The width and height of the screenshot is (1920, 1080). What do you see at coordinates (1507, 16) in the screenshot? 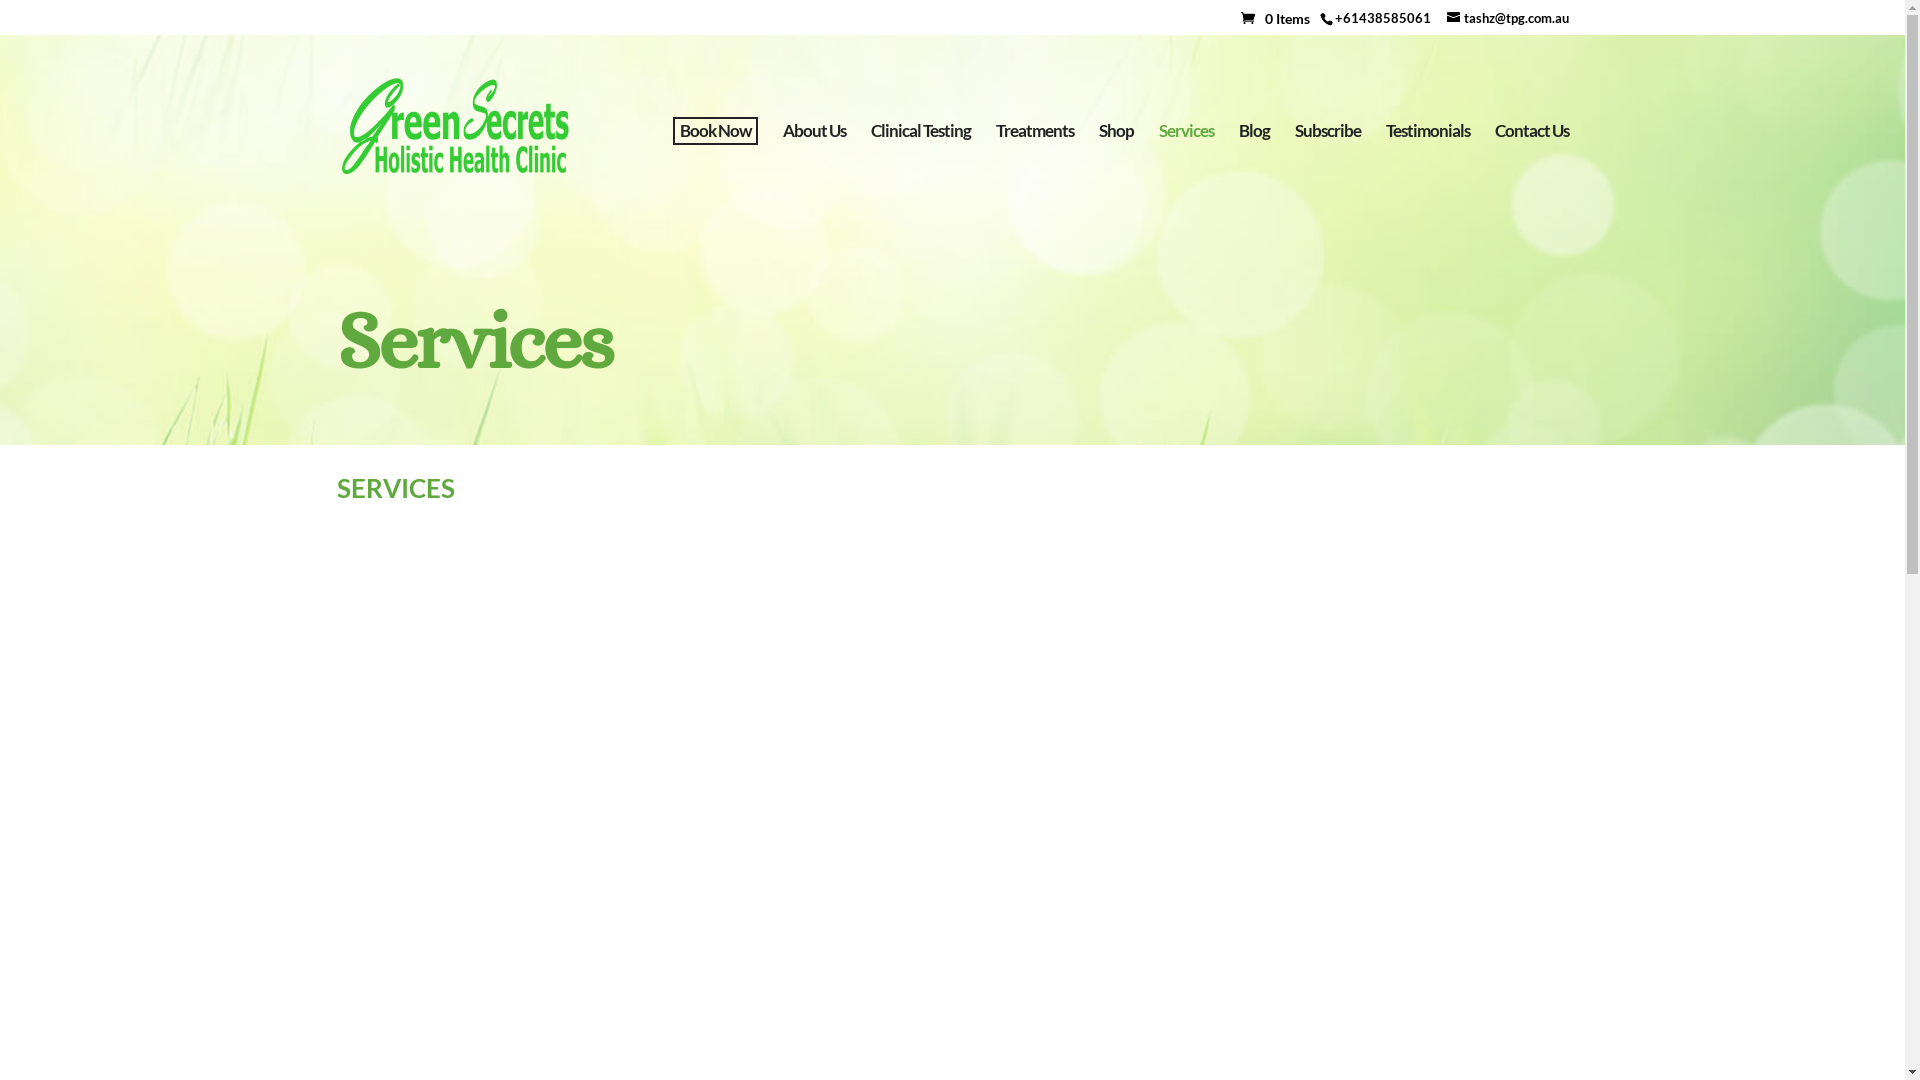
I see `'tashz@tpg.com.au'` at bounding box center [1507, 16].